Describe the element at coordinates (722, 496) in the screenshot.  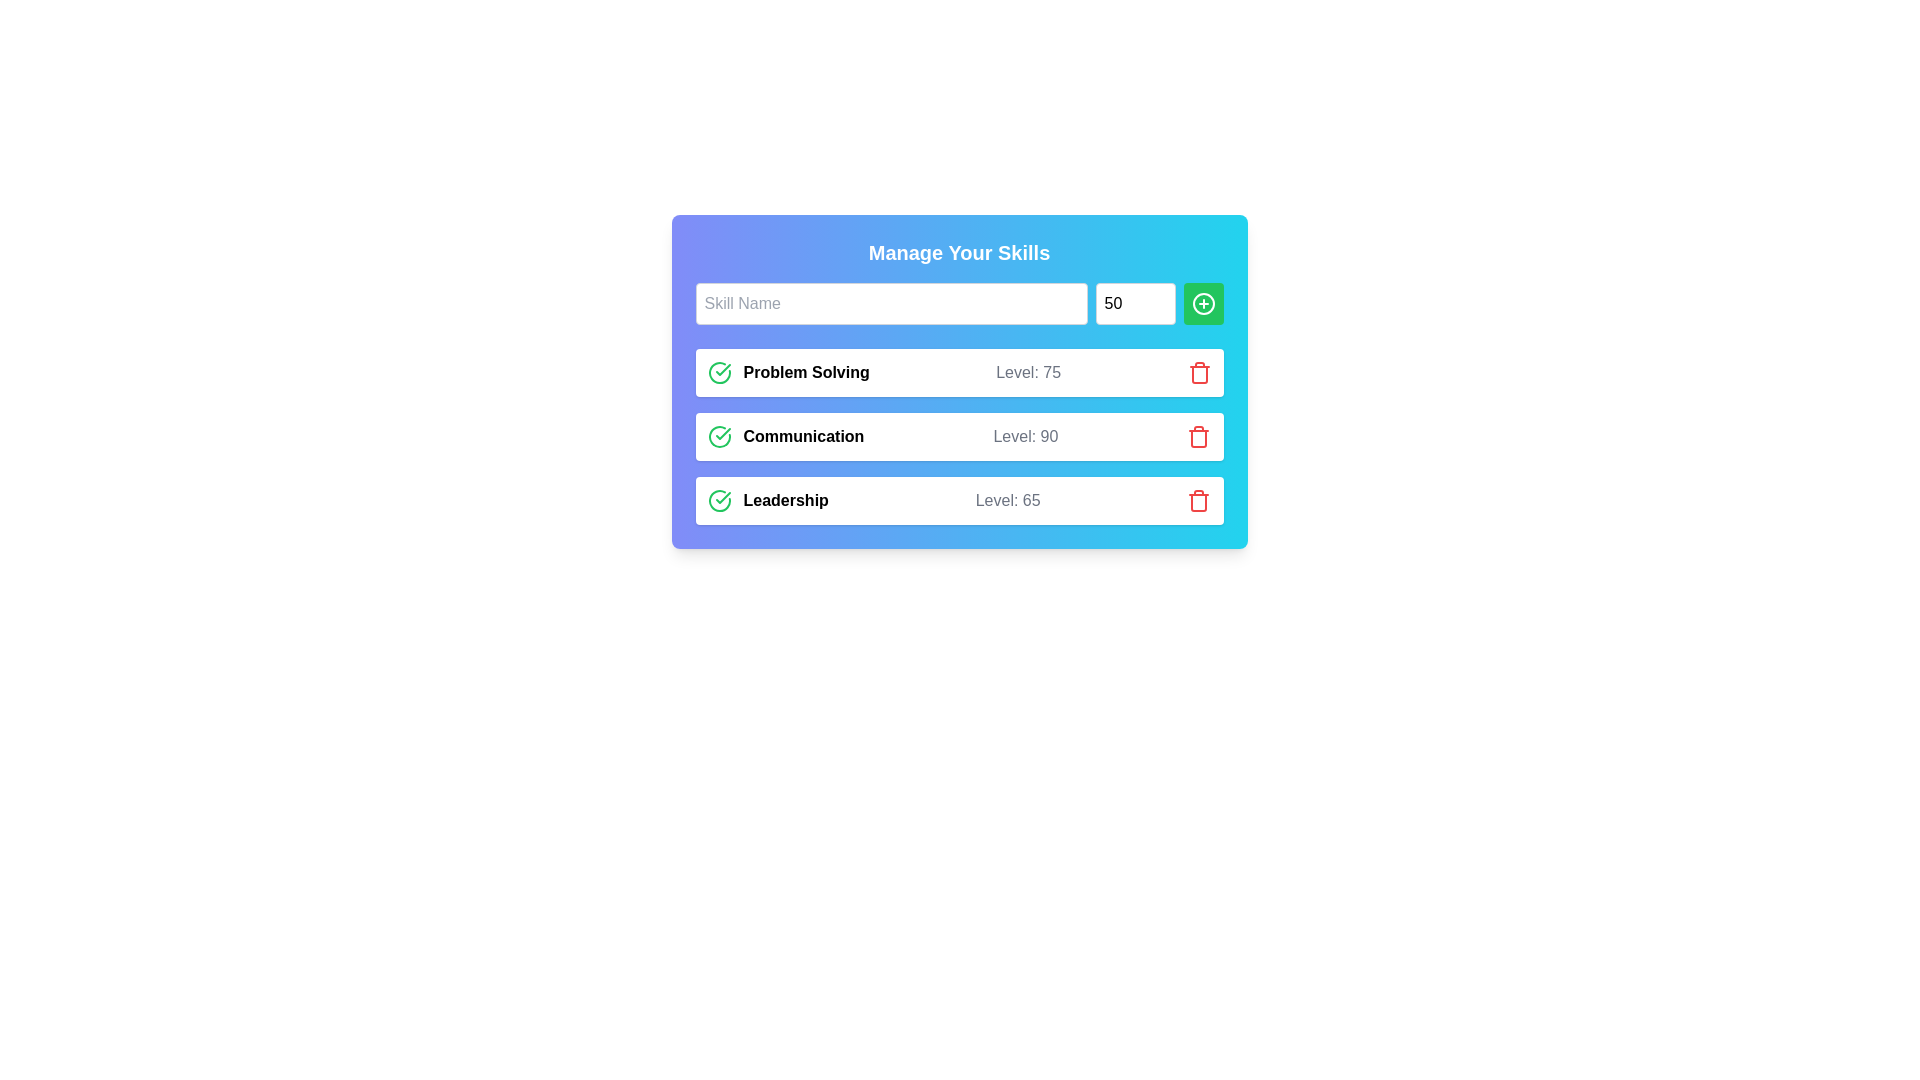
I see `the status of the smaller checkmark icon positioned diagonally upward to the right within the green checkmark icon for skill items` at that location.